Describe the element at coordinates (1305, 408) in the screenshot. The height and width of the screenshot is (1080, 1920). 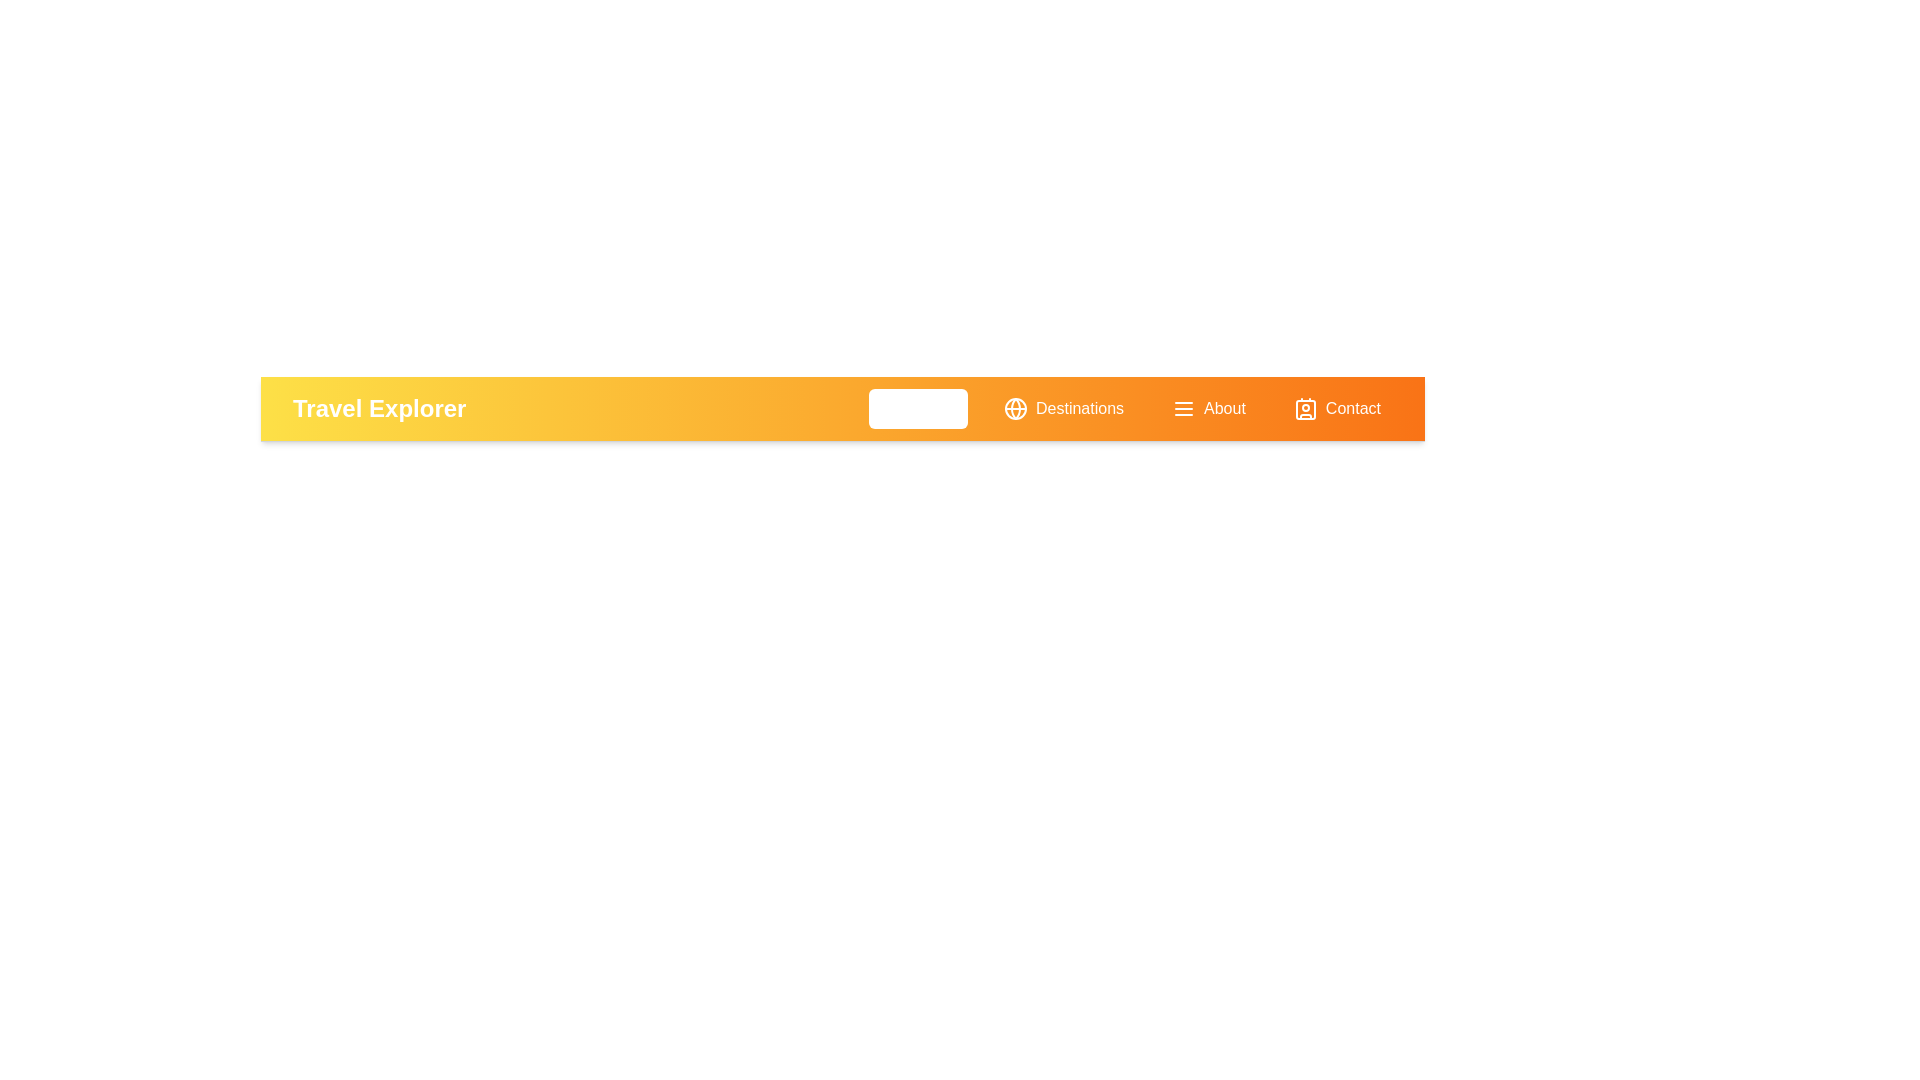
I see `the 'Contact' icon located at the far right of the navigation bar, which provides access to contact information or forms` at that location.